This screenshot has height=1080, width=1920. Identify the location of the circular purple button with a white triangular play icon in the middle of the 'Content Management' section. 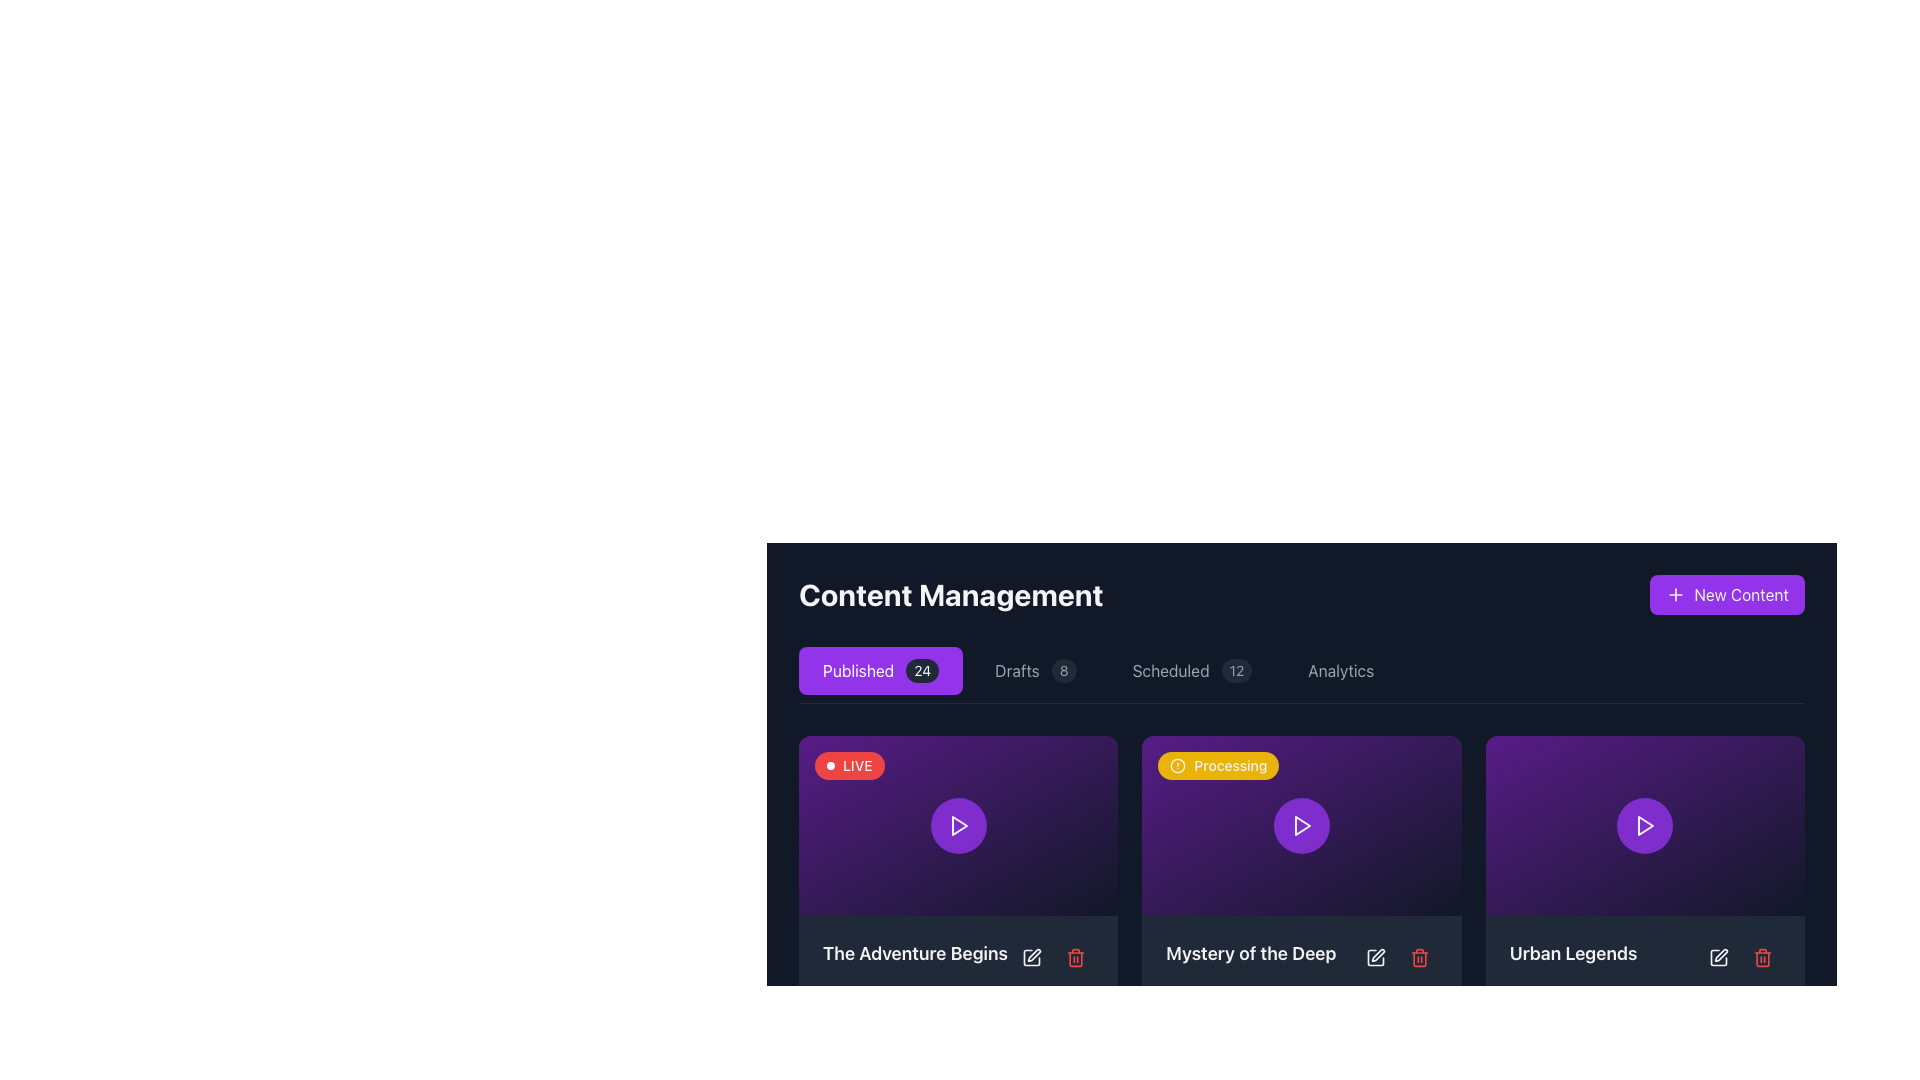
(1301, 825).